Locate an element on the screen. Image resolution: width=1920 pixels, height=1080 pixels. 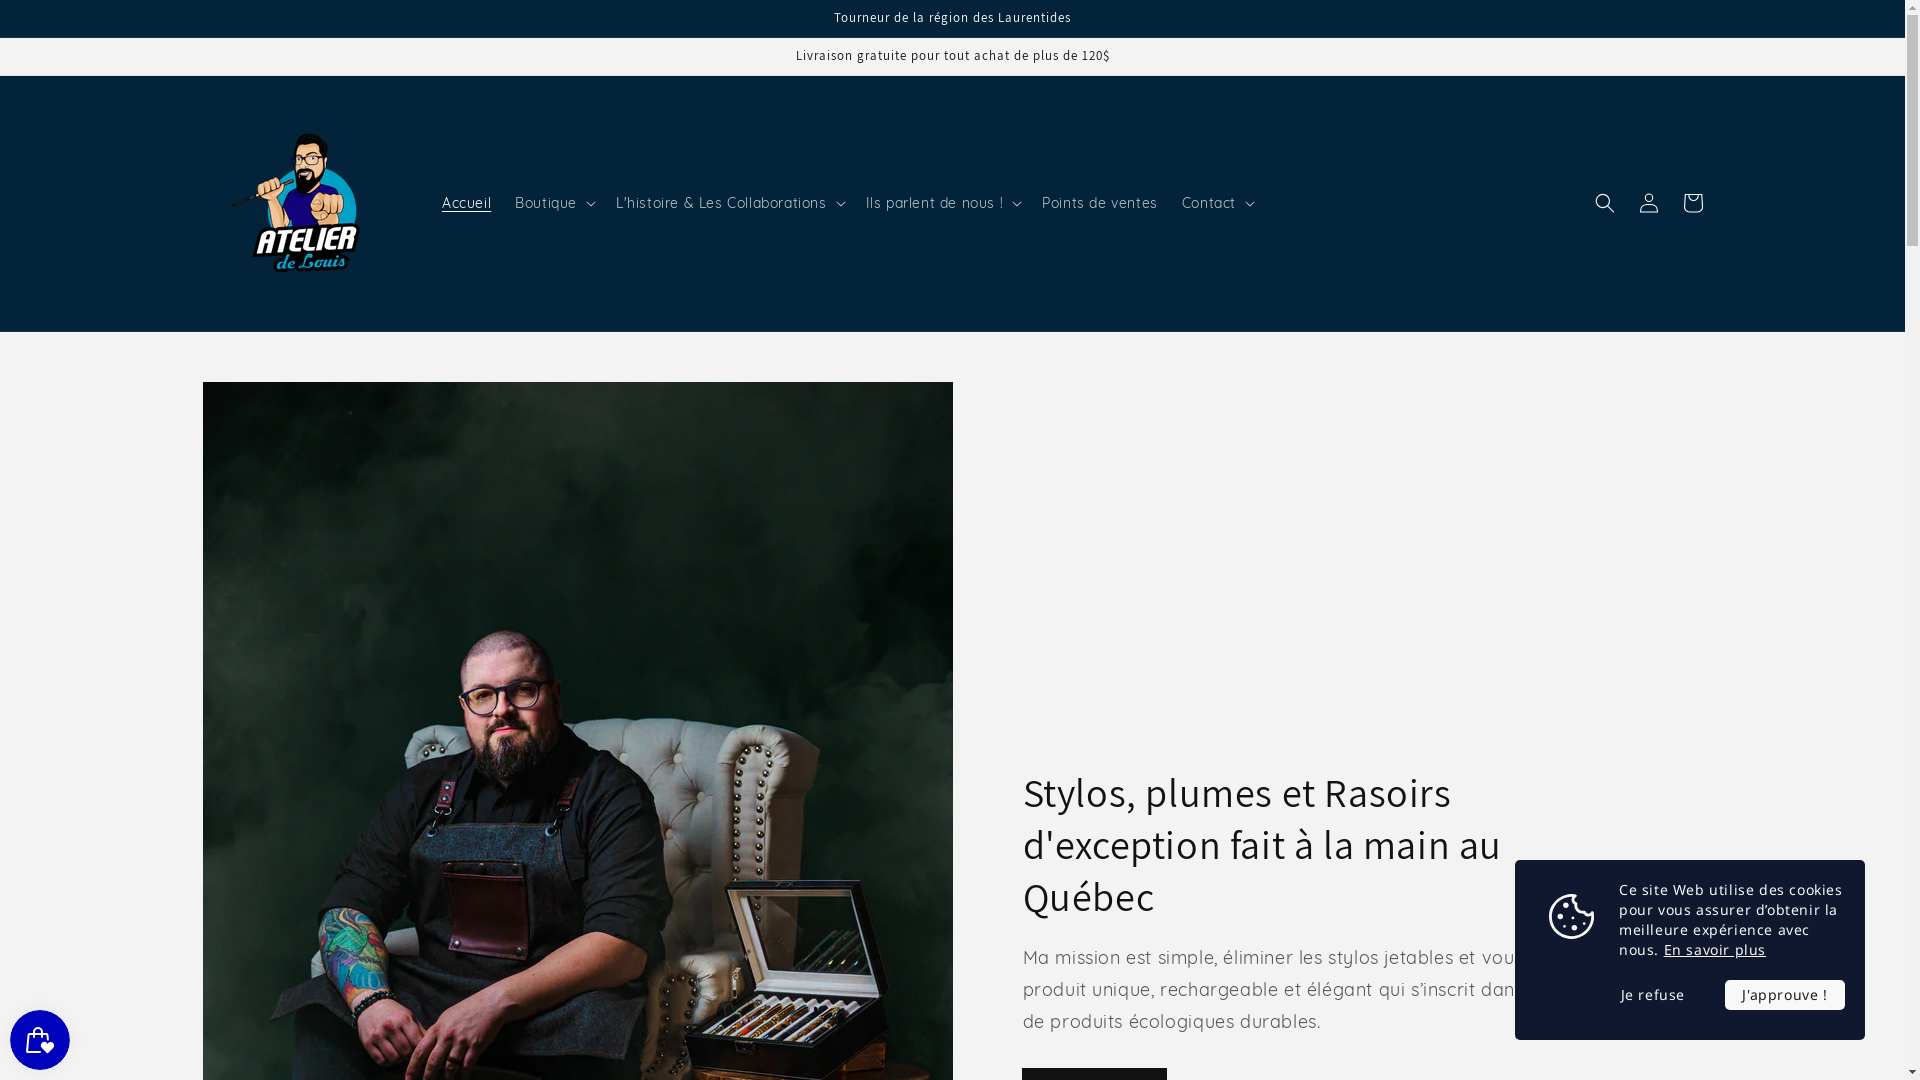
'En savoir plus' is located at coordinates (1713, 948).